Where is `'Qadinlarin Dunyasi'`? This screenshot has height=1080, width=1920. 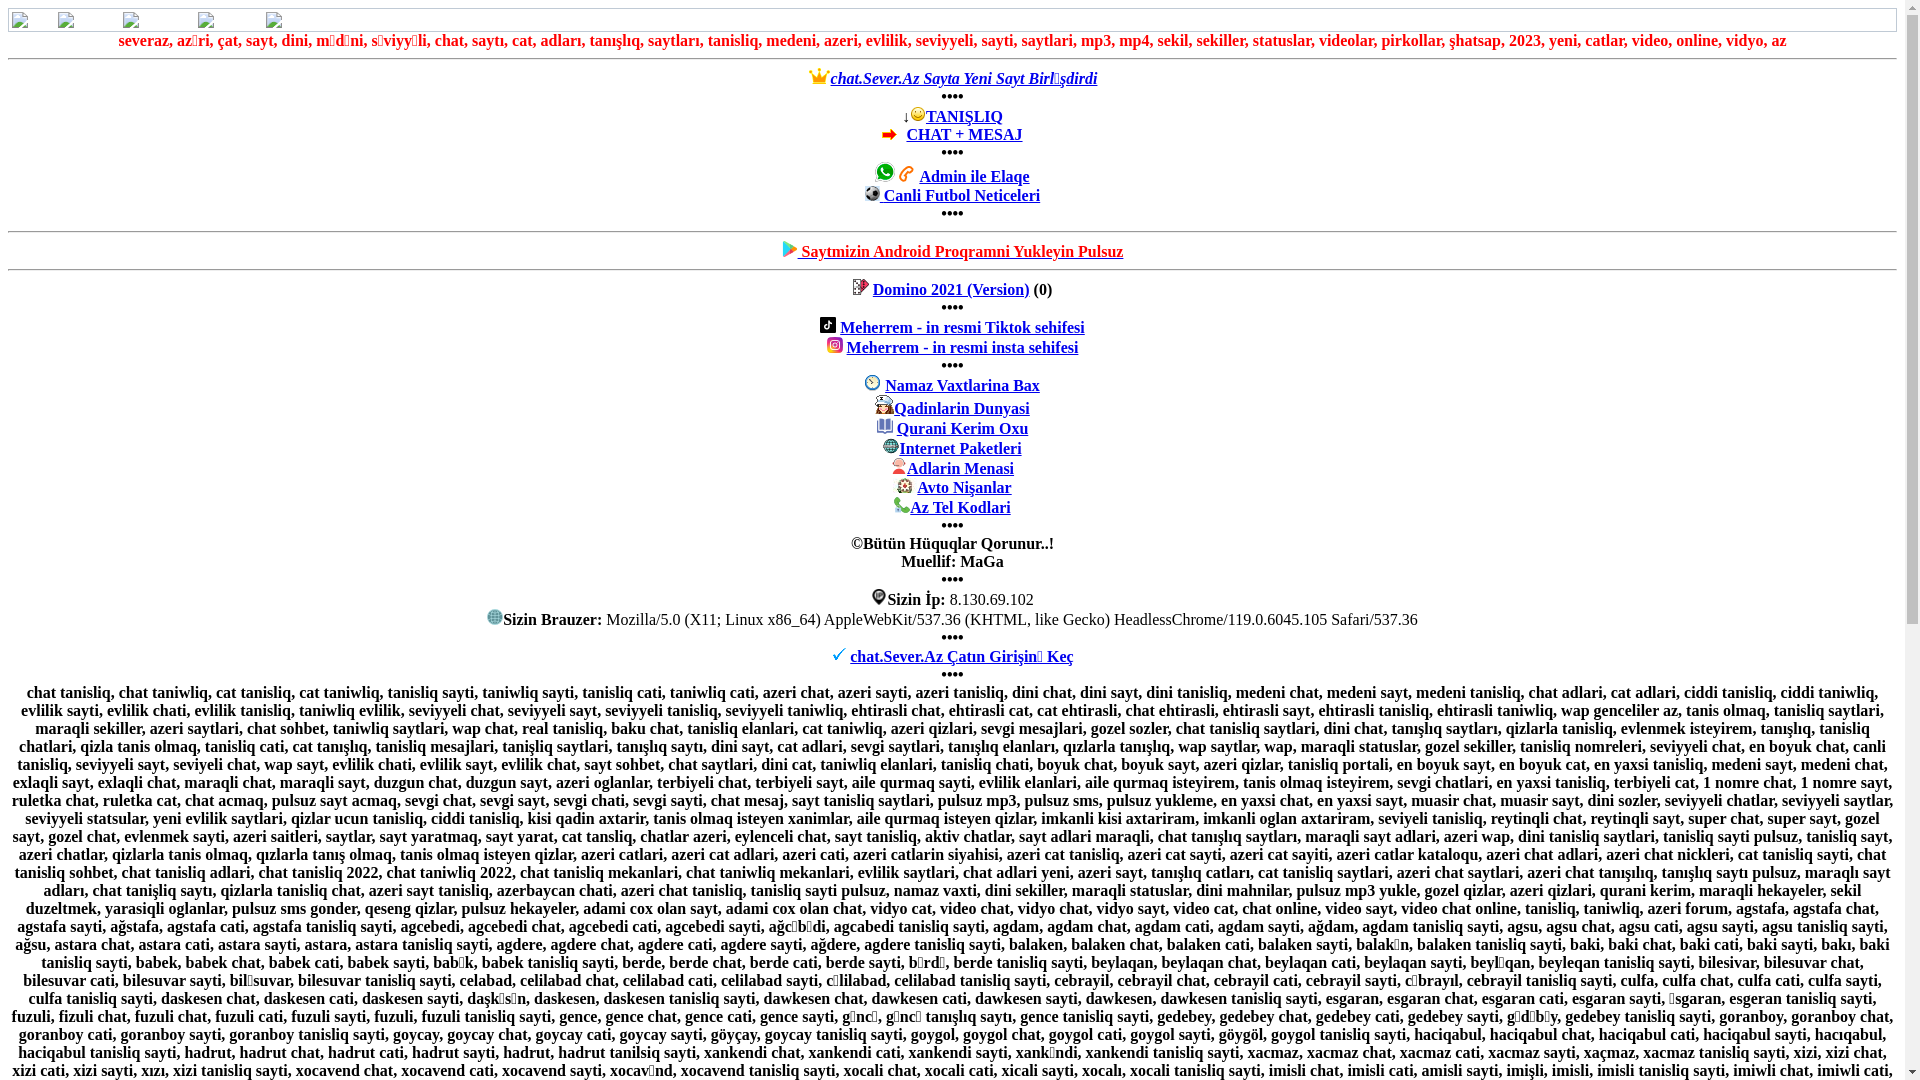
'Qadinlarin Dunyasi' is located at coordinates (961, 407).